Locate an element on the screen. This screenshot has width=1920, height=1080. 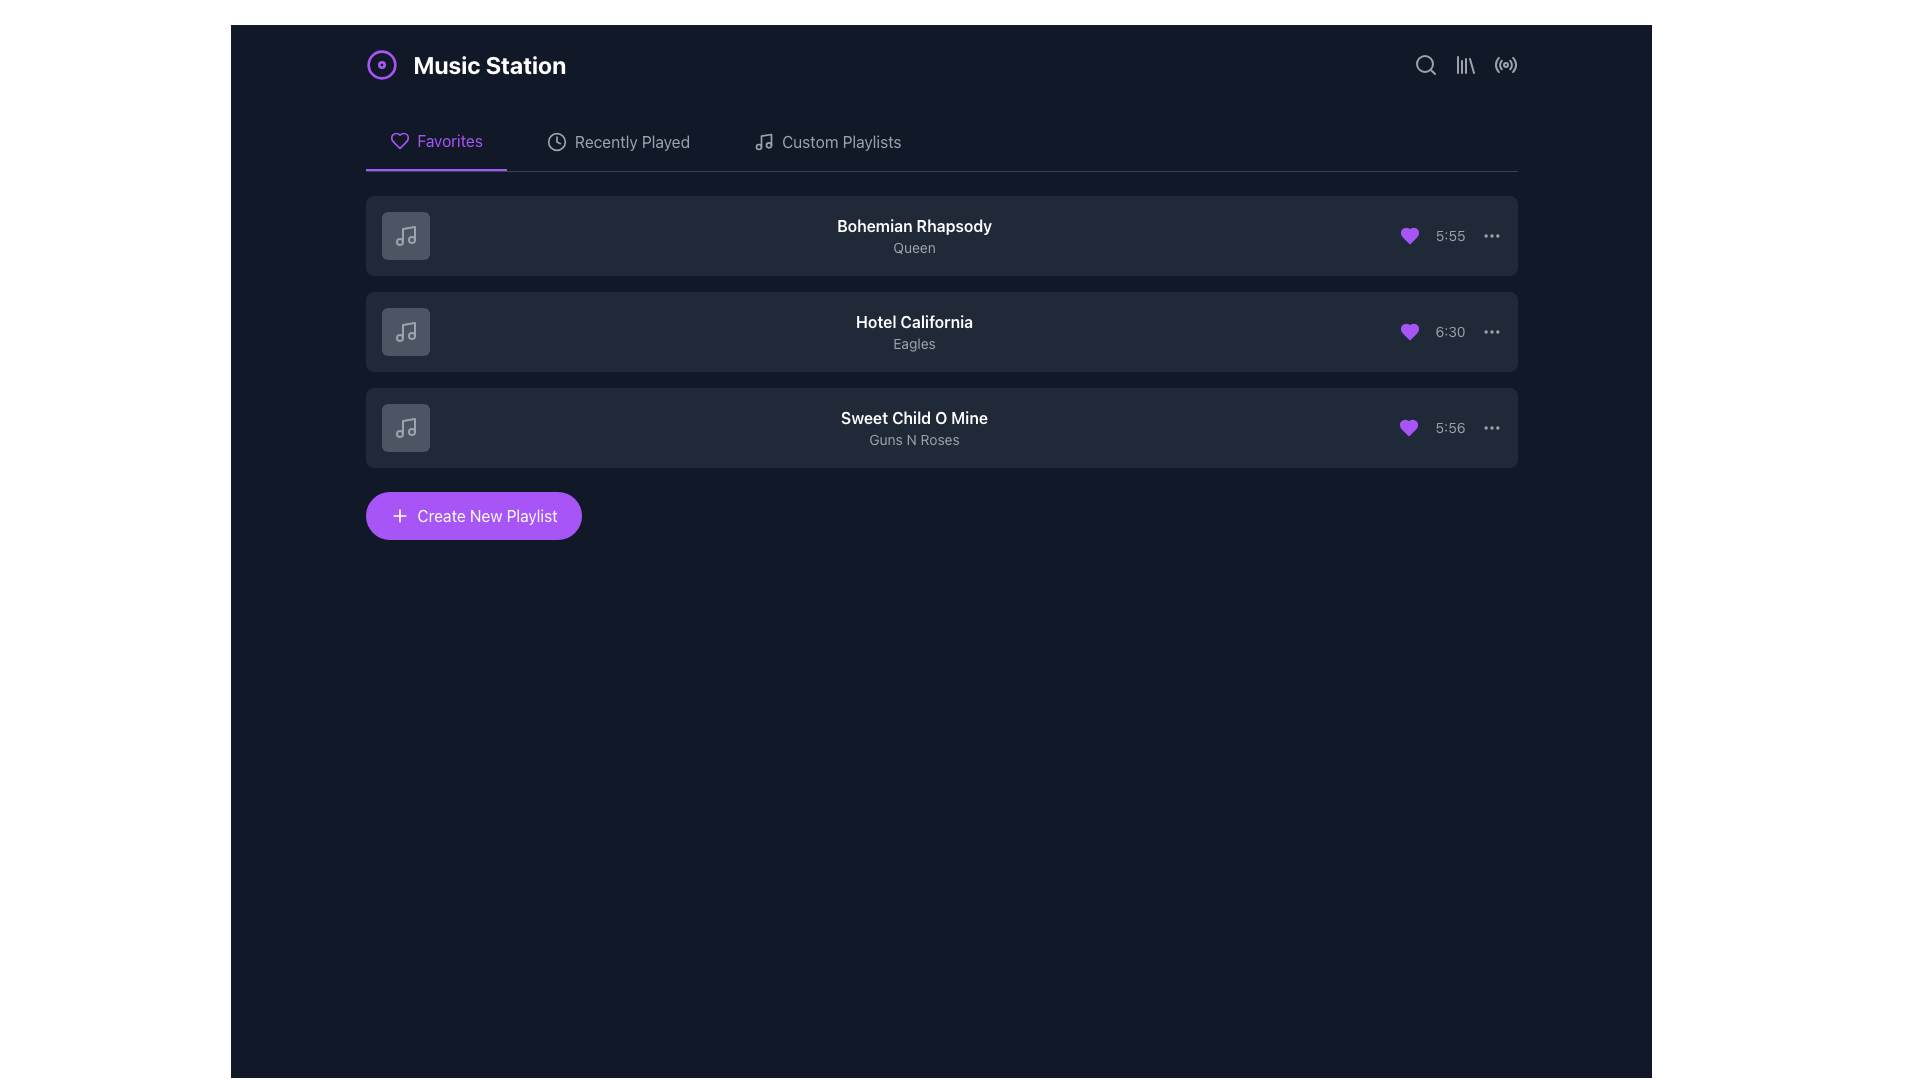
the outermost purple-bordered SVG circle located at the top-left corner of the interface is located at coordinates (381, 64).